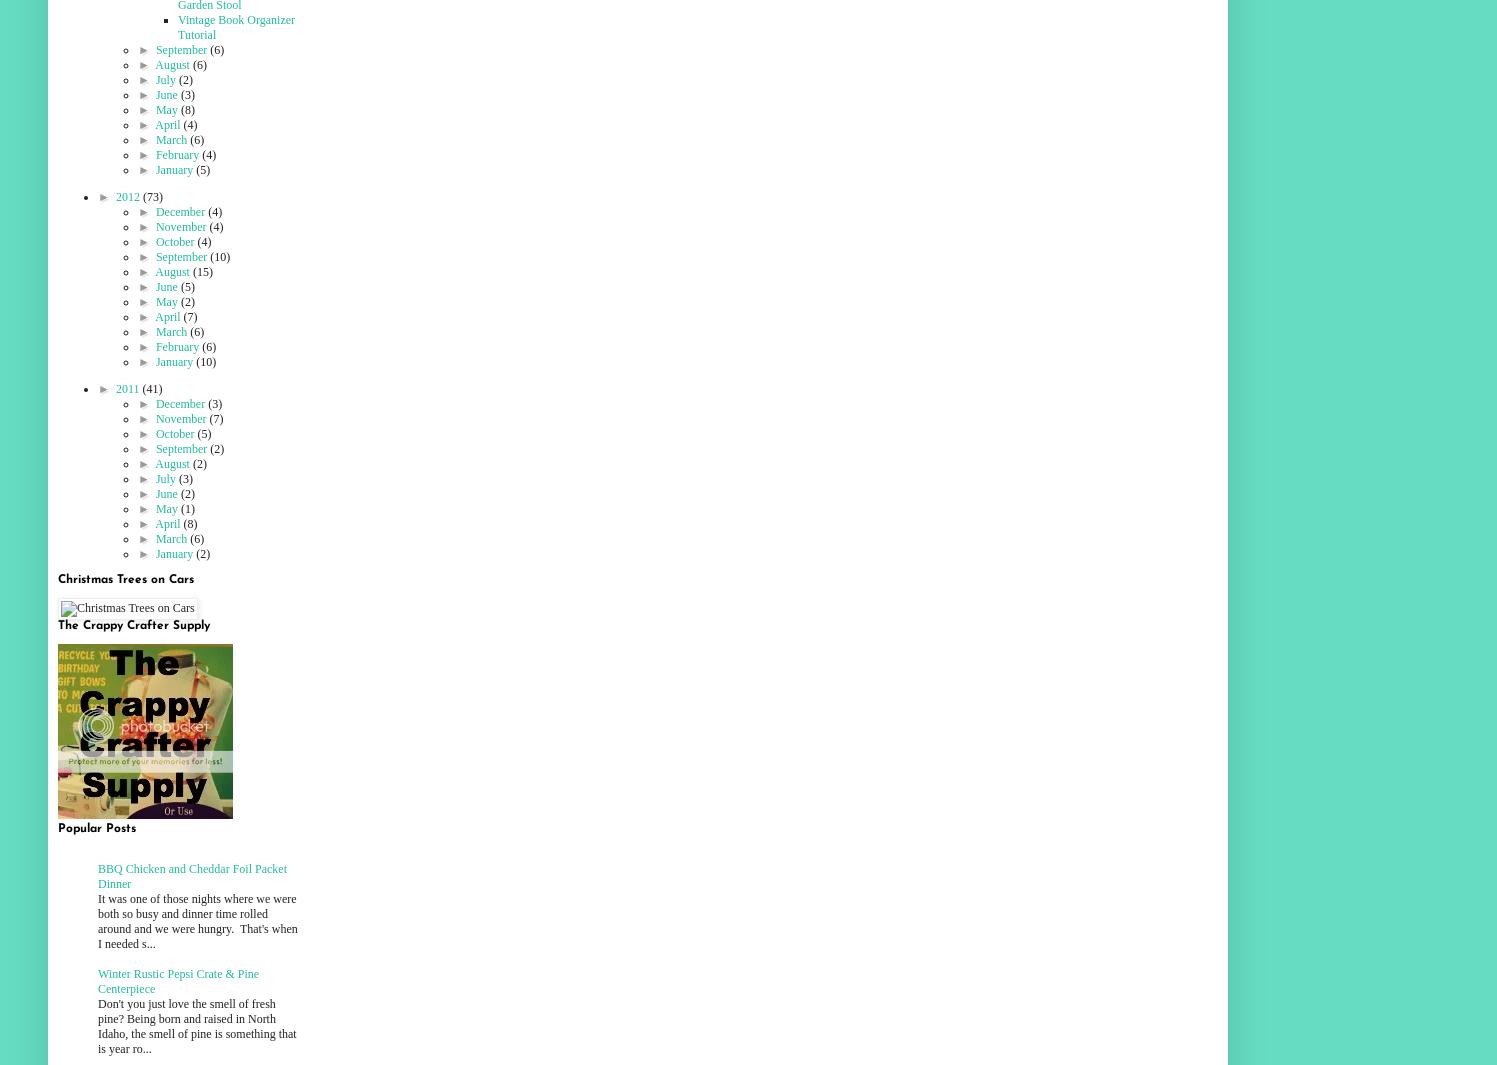  I want to click on 'Winter Rustic Pepsi Crate & Pine Centerpiece', so click(178, 981).